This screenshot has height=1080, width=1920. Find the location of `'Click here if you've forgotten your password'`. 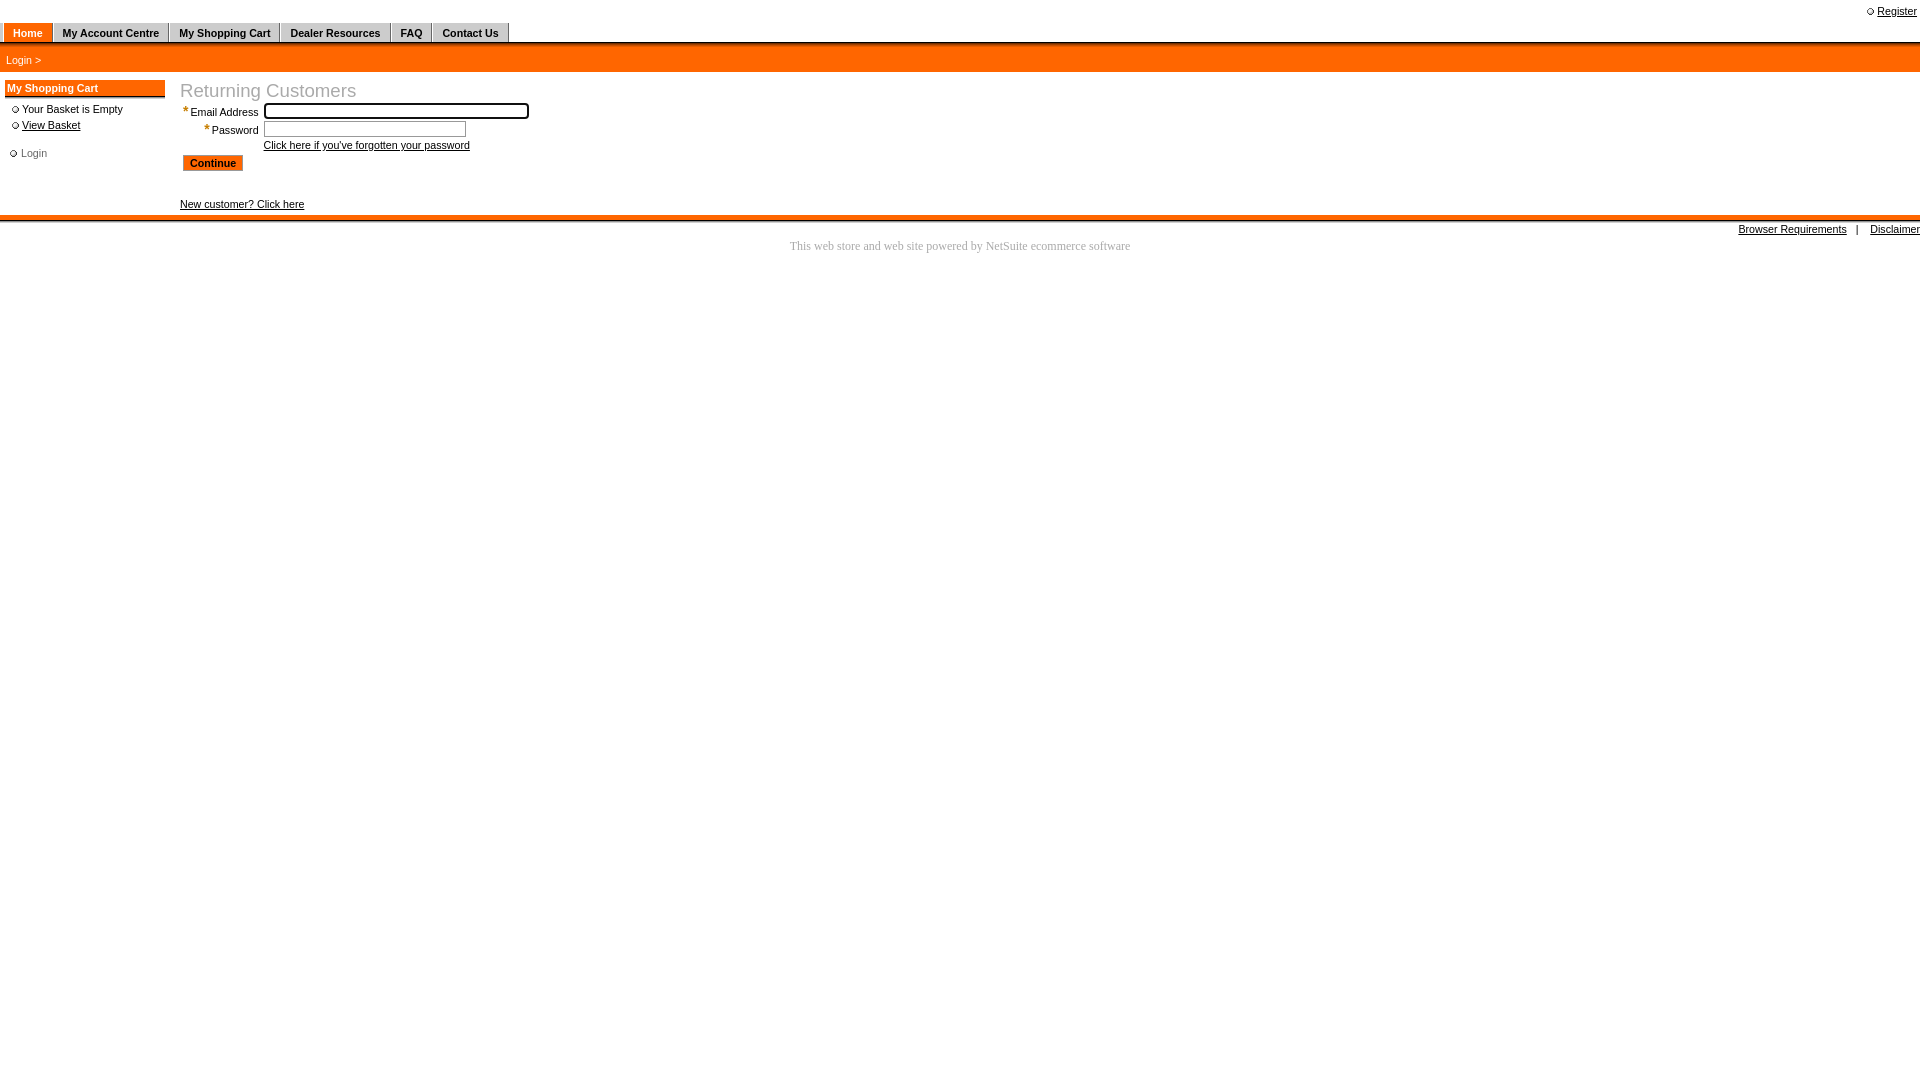

'Click here if you've forgotten your password' is located at coordinates (366, 144).